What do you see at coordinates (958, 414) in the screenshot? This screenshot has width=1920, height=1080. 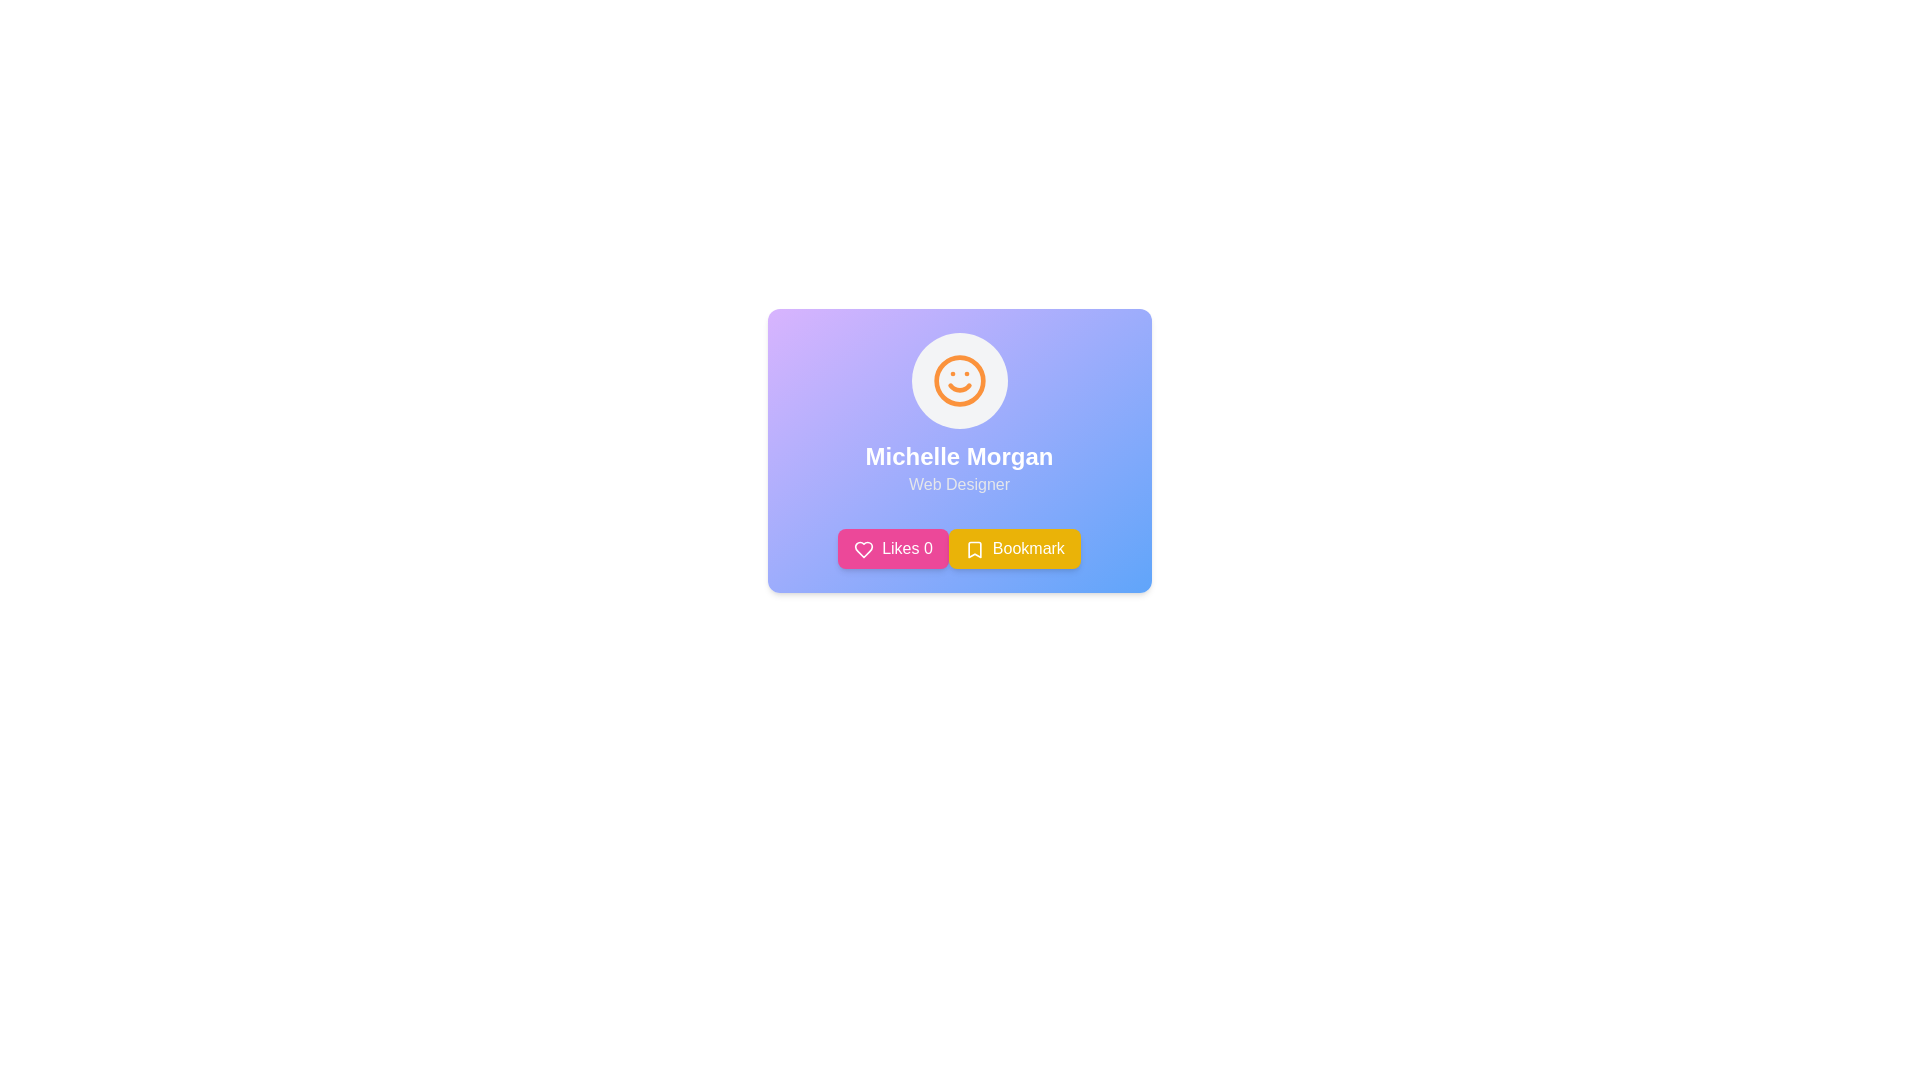 I see `the Profile Header Block featuring a circular smiley face icon, the name 'Michelle Morgan' in bold white font, and the designation 'Web Designer' in lighter gray font` at bounding box center [958, 414].